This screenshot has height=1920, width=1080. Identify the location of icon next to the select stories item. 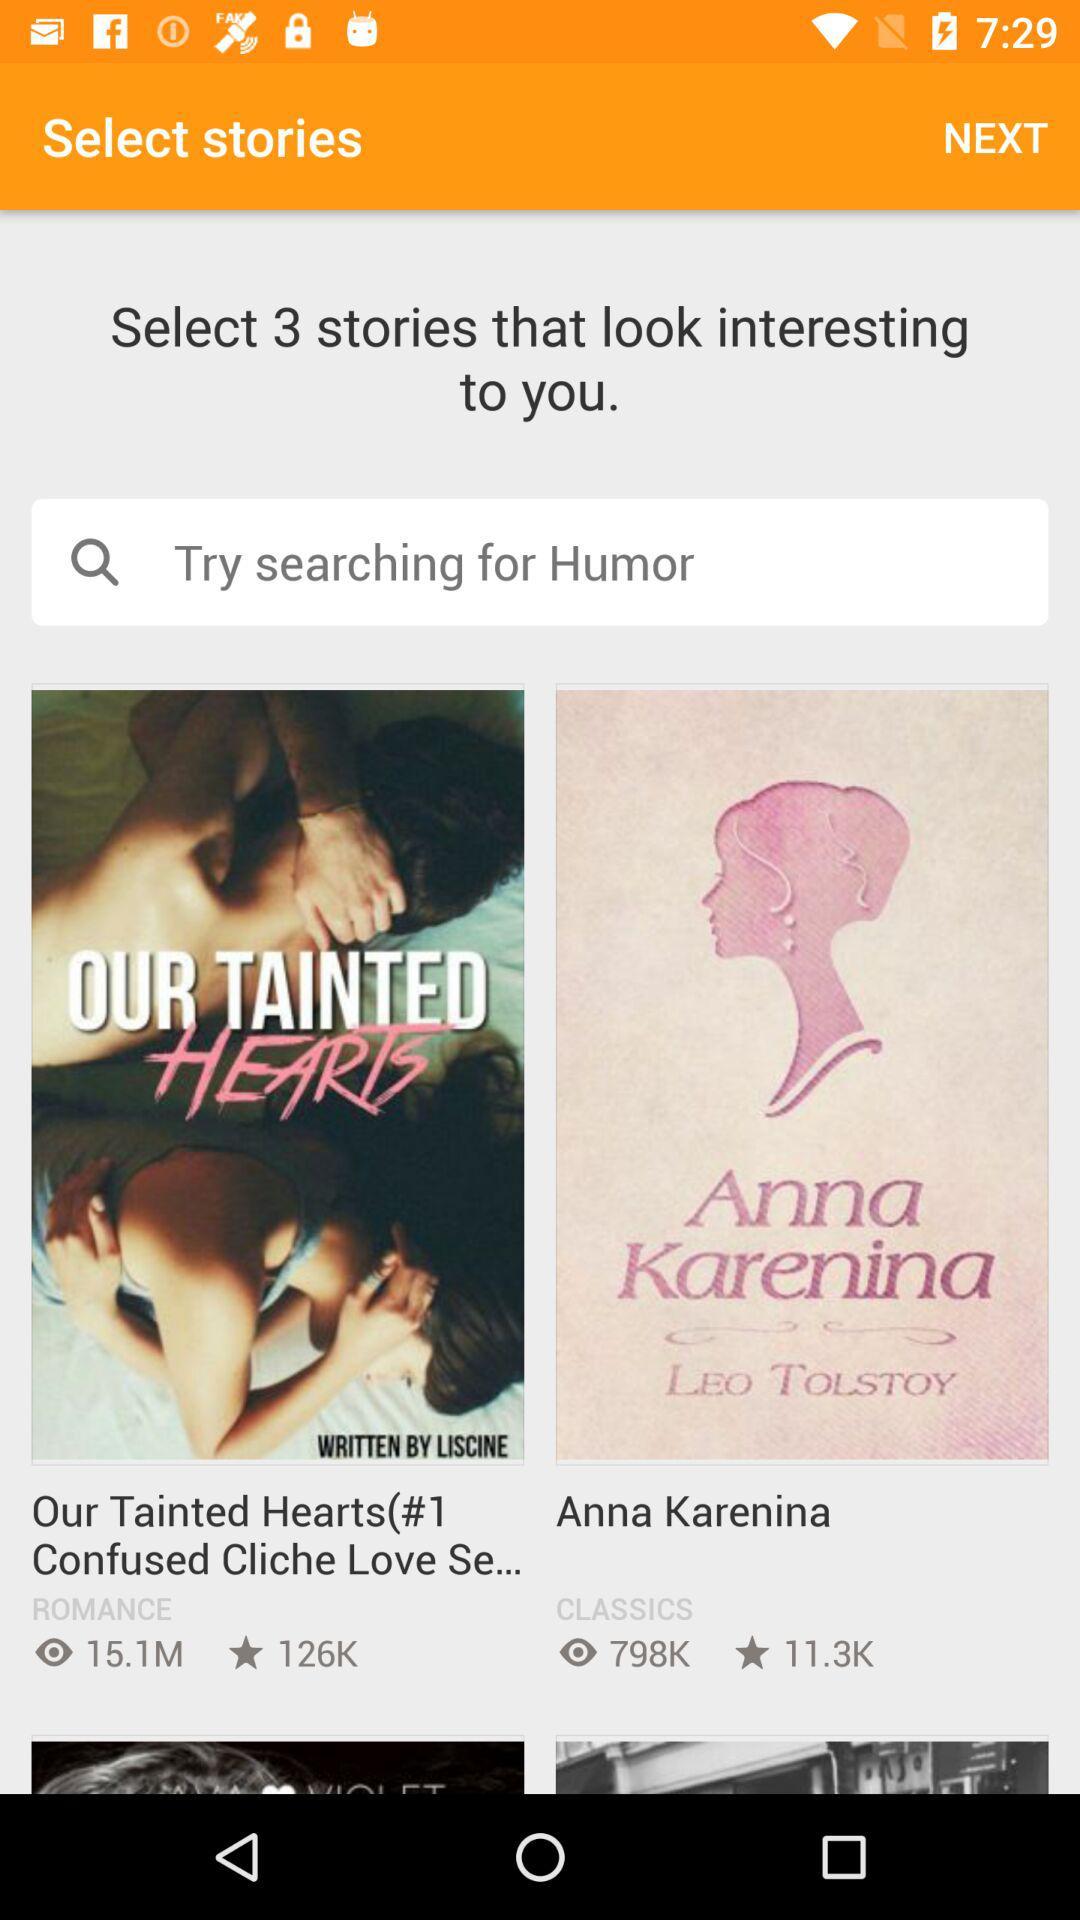
(995, 135).